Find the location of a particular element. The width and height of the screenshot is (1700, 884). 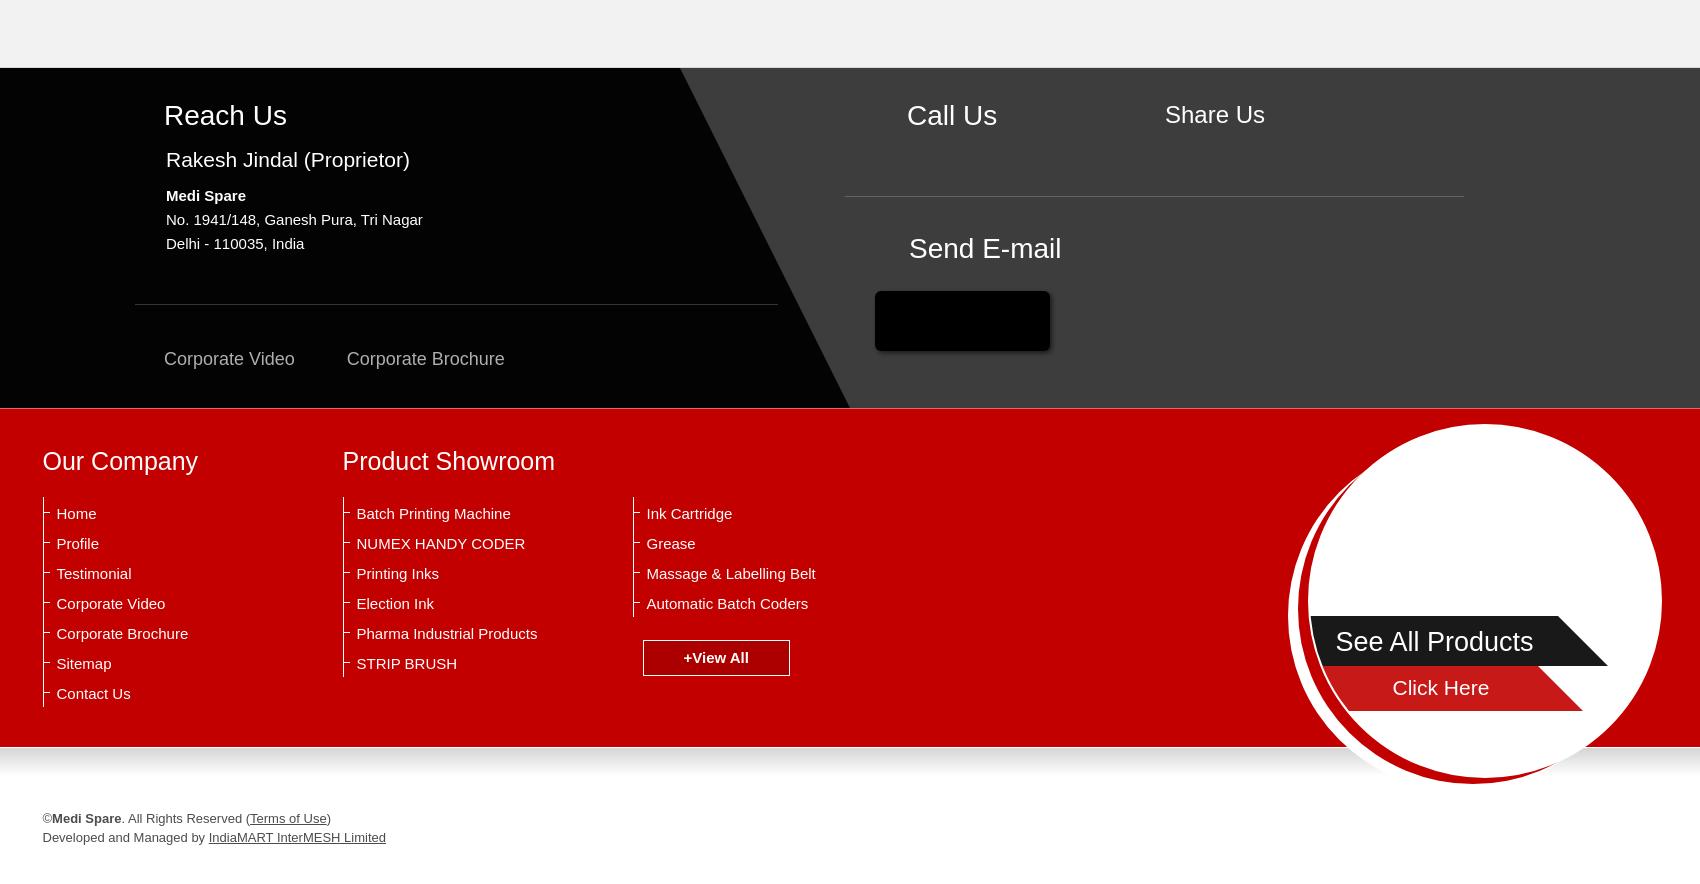

'Food Grade Grease' is located at coordinates (141, 309).